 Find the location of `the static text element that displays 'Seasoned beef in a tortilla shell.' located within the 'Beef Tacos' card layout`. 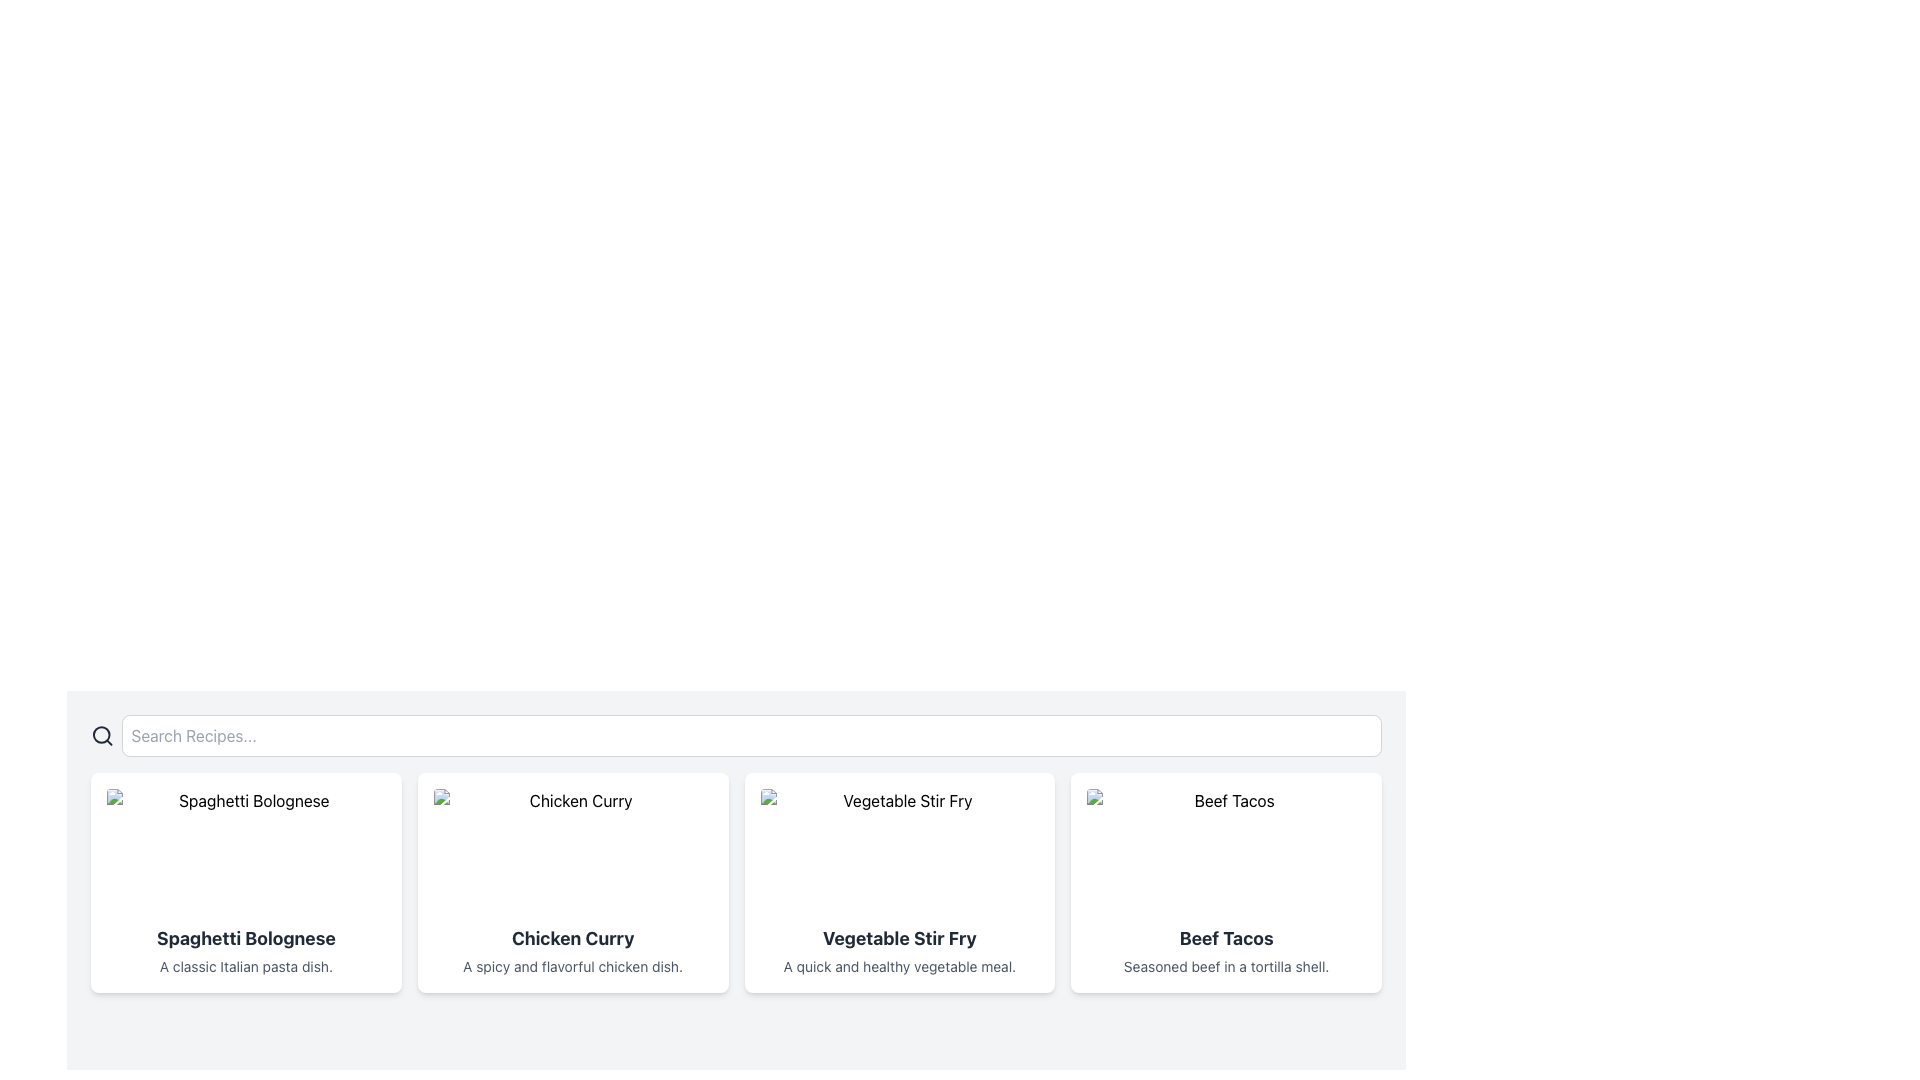

the static text element that displays 'Seasoned beef in a tortilla shell.' located within the 'Beef Tacos' card layout is located at coordinates (1225, 966).